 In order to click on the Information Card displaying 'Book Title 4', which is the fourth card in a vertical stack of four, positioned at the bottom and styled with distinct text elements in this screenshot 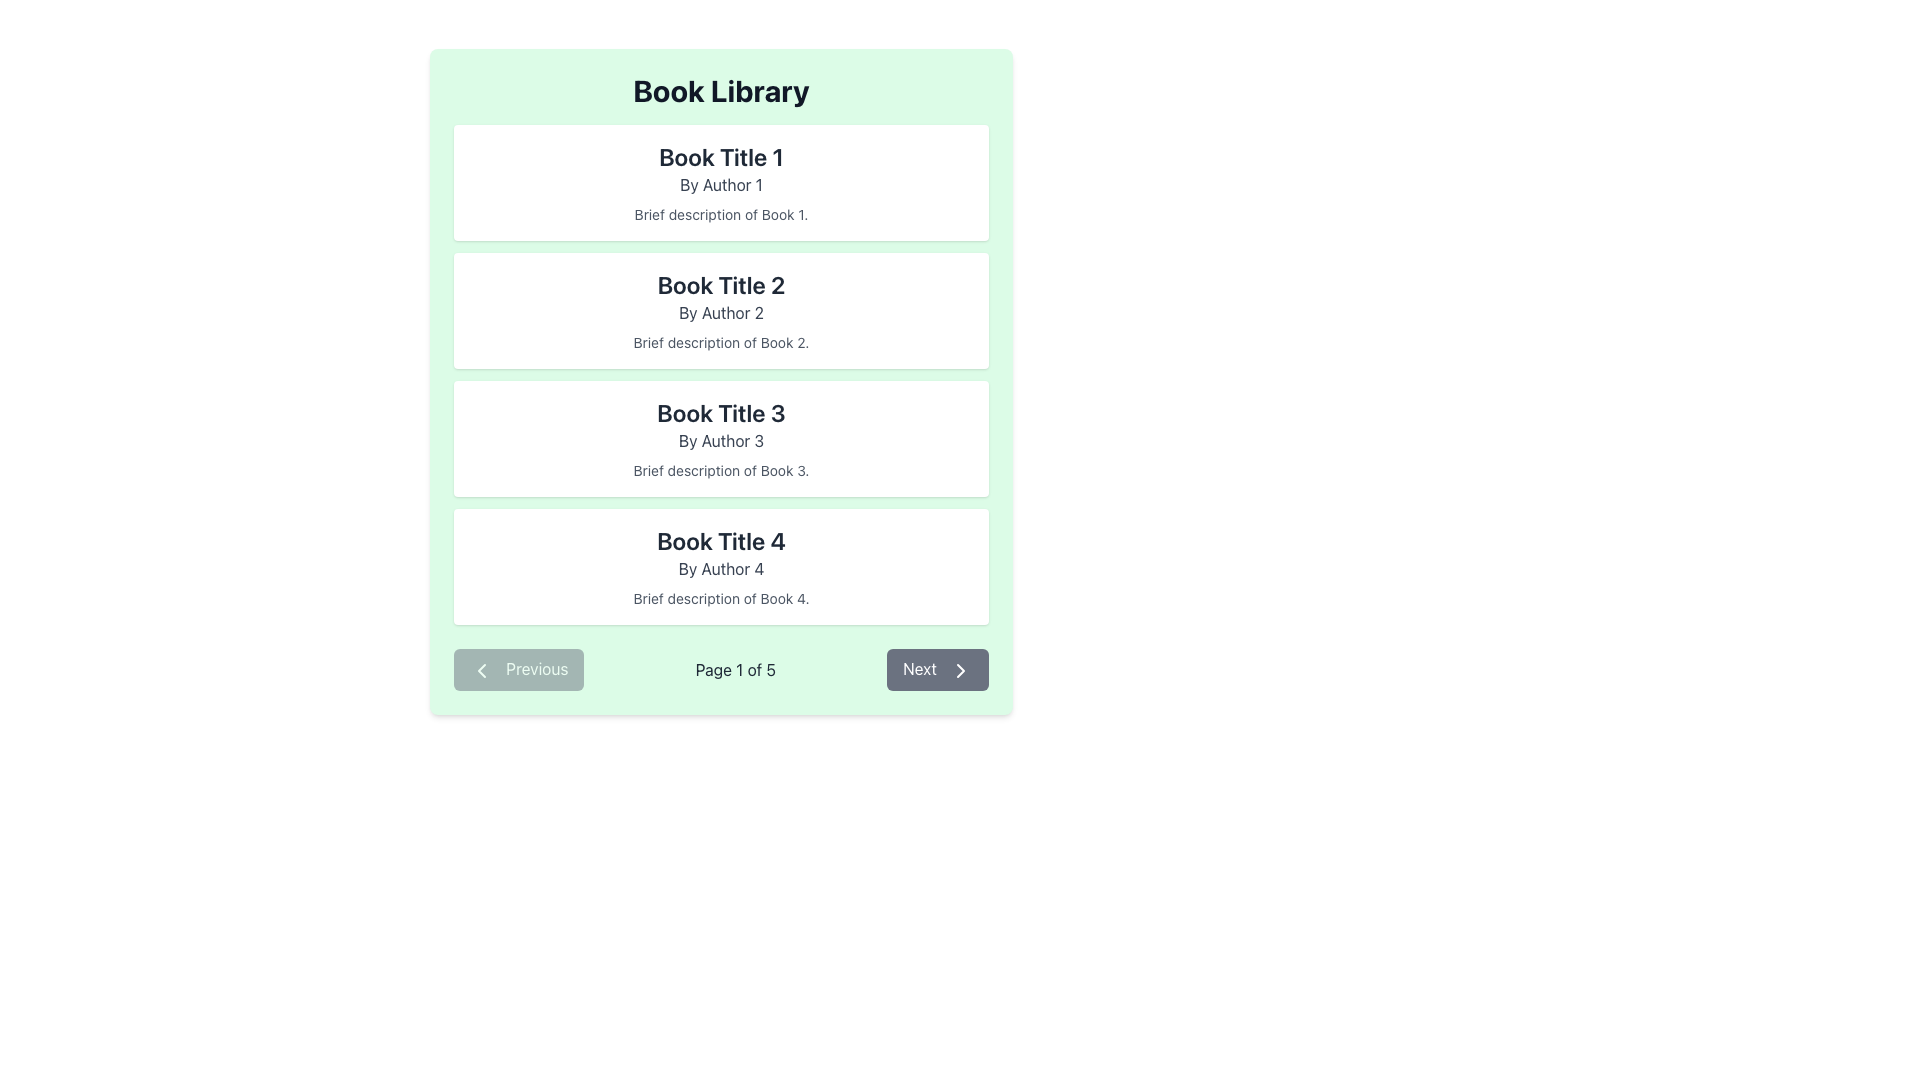, I will do `click(720, 567)`.